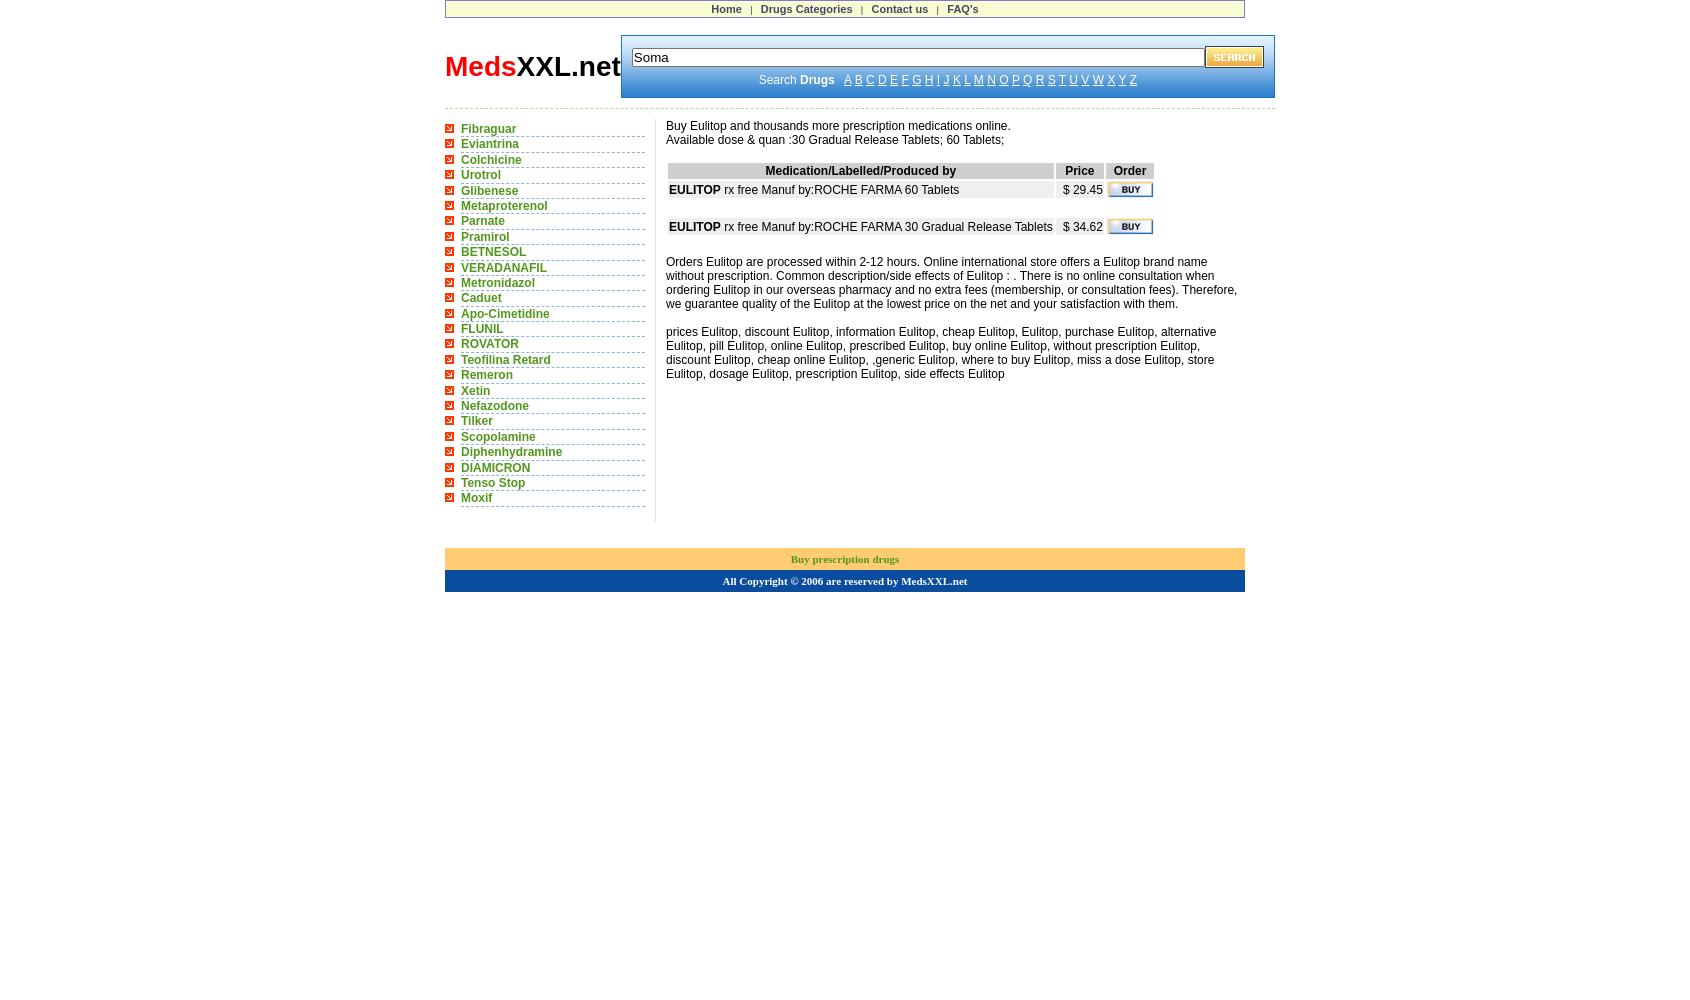 The height and width of the screenshot is (1000, 1690). Describe the element at coordinates (490, 159) in the screenshot. I see `'Colchicine'` at that location.